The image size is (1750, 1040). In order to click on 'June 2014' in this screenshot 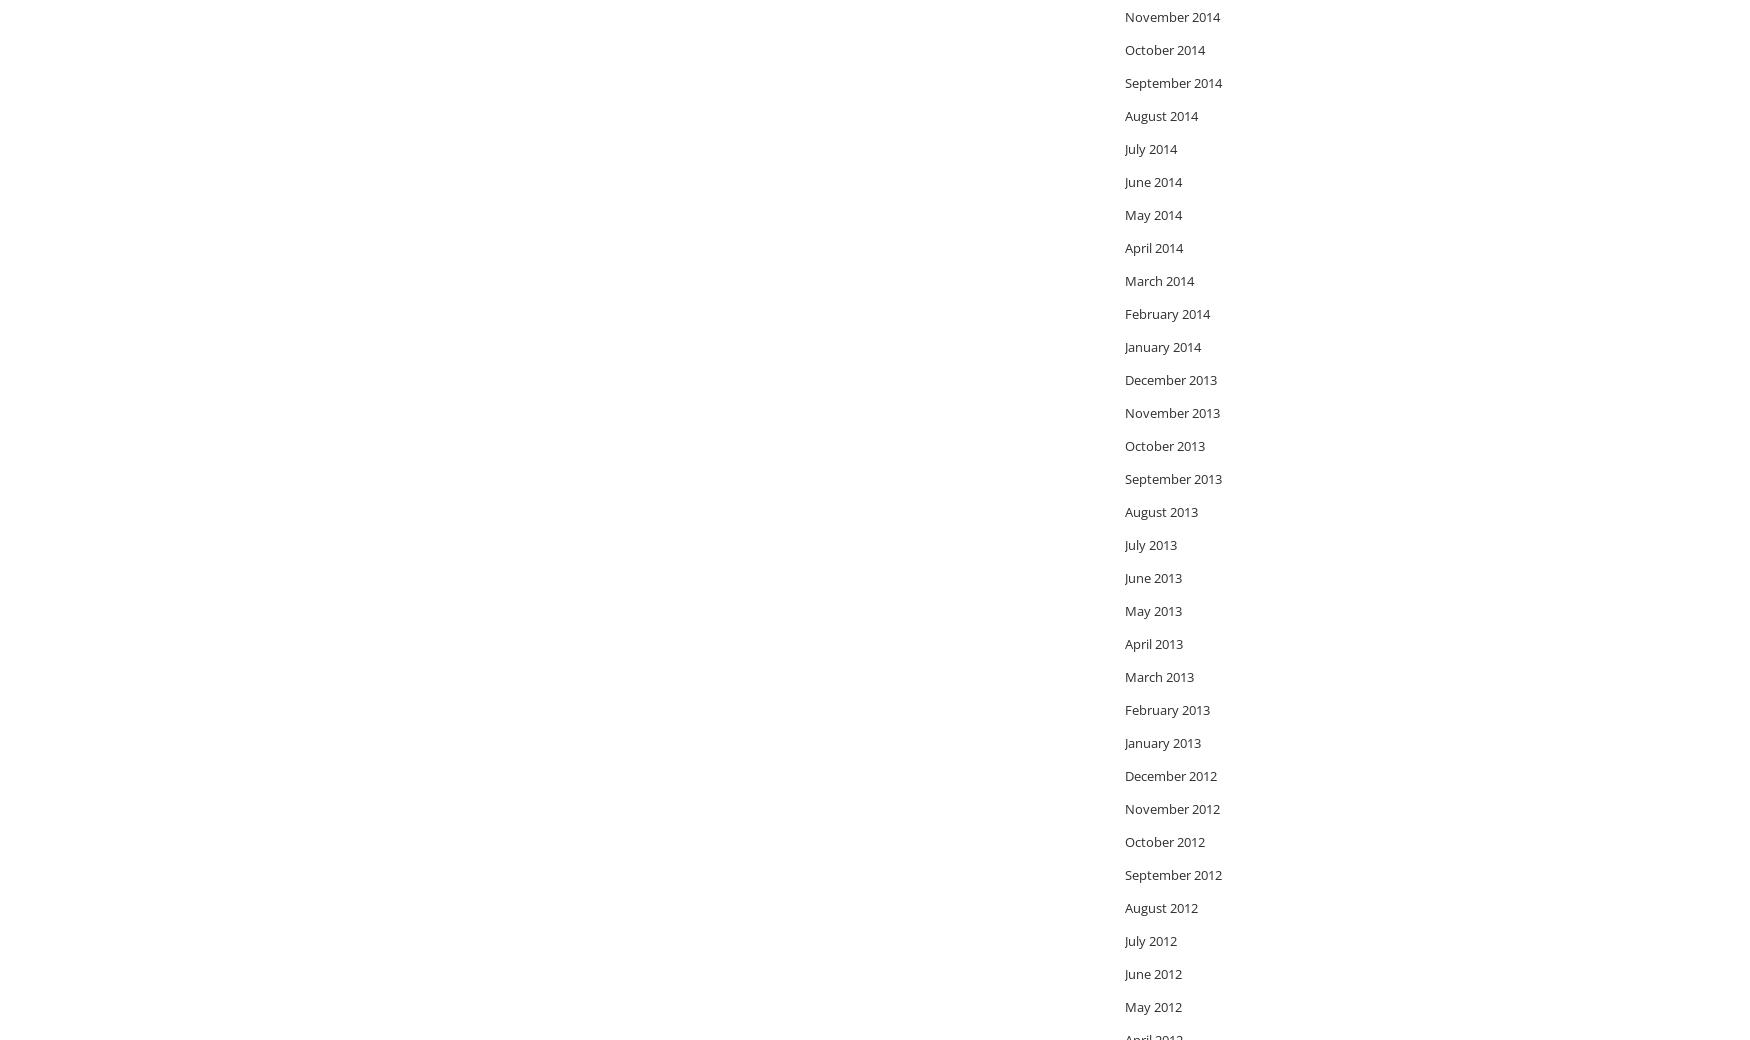, I will do `click(1125, 180)`.